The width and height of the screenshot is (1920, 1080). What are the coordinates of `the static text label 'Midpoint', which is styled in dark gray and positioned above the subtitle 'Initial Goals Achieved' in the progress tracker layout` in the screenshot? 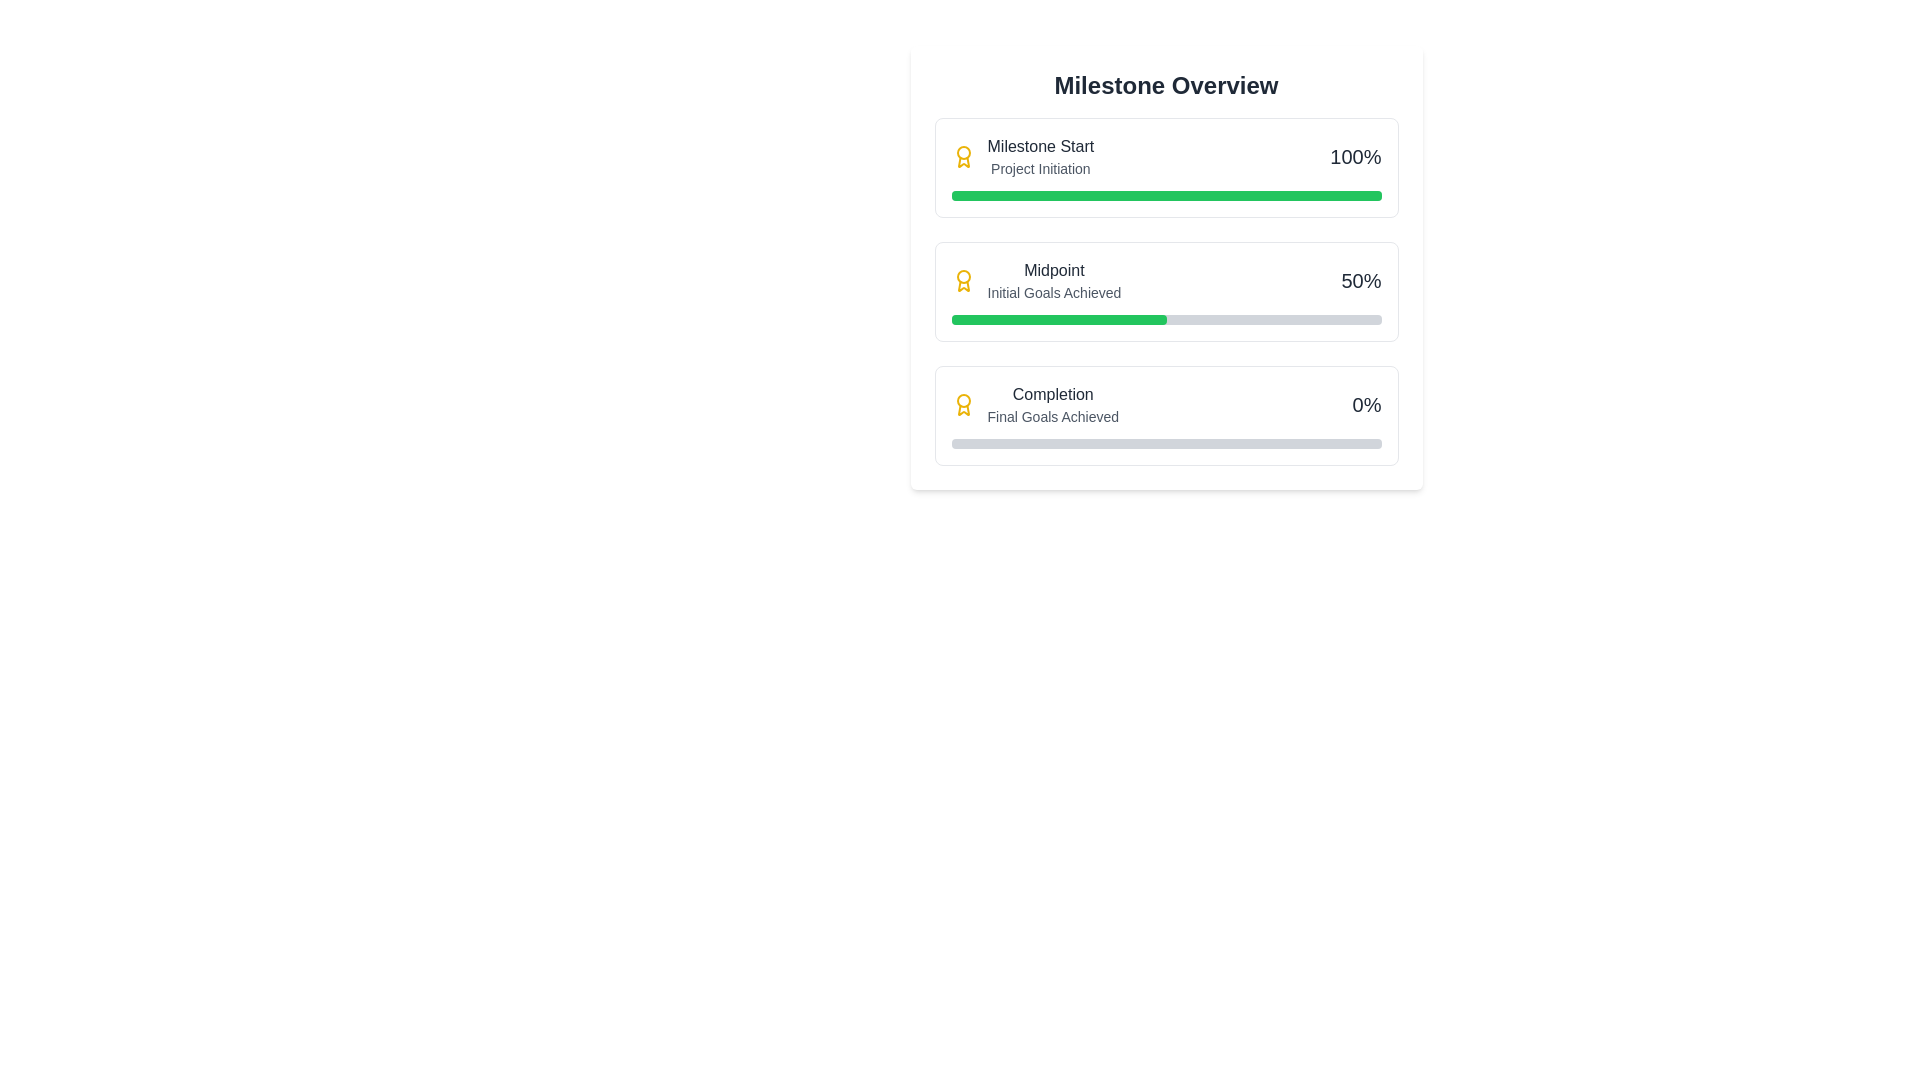 It's located at (1053, 270).